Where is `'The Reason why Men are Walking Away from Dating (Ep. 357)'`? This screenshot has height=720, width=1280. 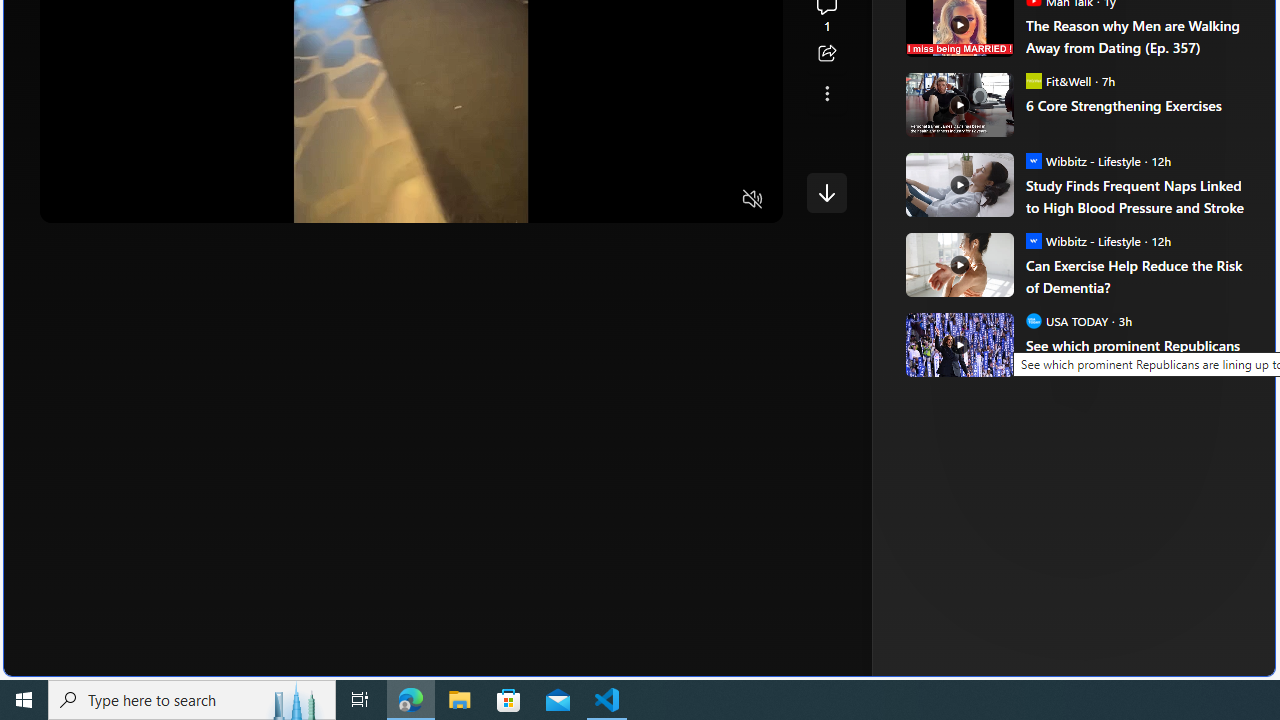
'The Reason why Men are Walking Away from Dating (Ep. 357)' is located at coordinates (1136, 36).